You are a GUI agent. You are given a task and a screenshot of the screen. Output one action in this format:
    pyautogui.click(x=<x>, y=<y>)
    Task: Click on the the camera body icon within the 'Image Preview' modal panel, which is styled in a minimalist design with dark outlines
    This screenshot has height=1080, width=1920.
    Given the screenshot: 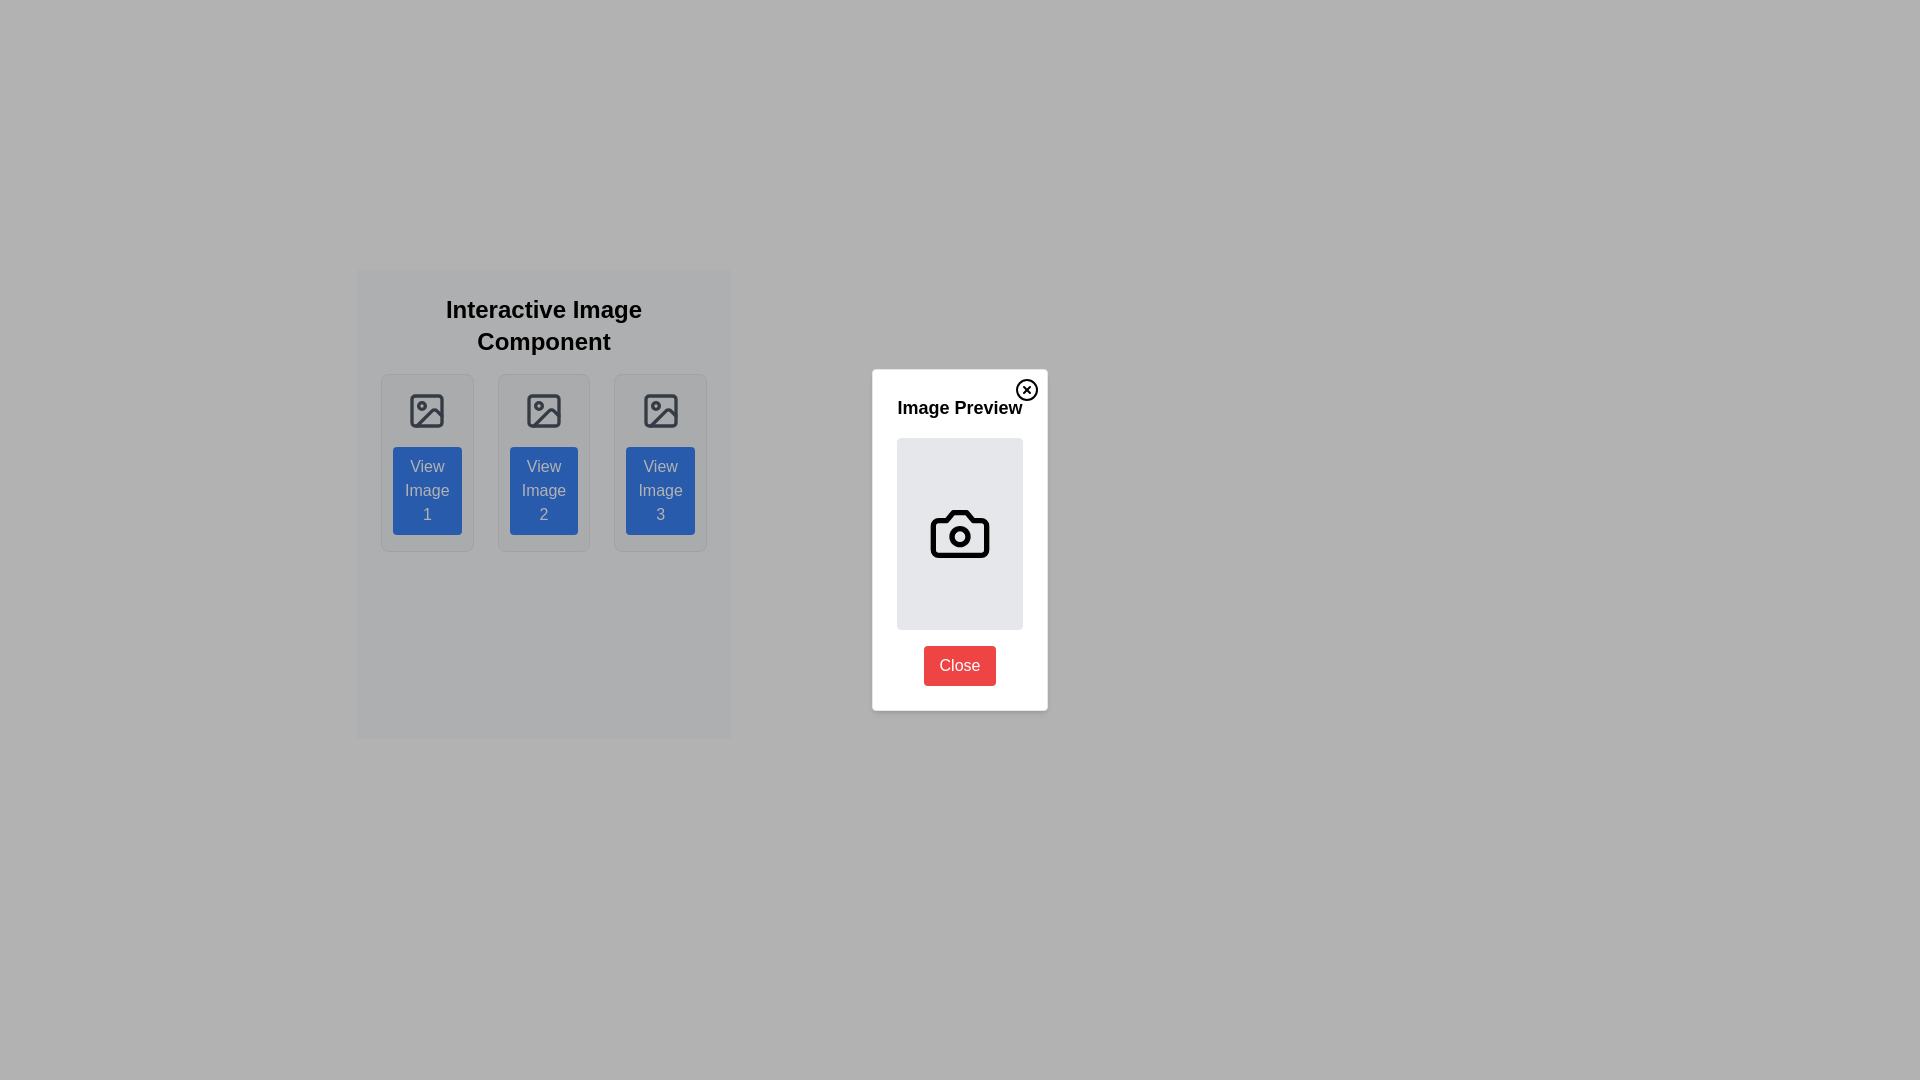 What is the action you would take?
    pyautogui.click(x=960, y=532)
    